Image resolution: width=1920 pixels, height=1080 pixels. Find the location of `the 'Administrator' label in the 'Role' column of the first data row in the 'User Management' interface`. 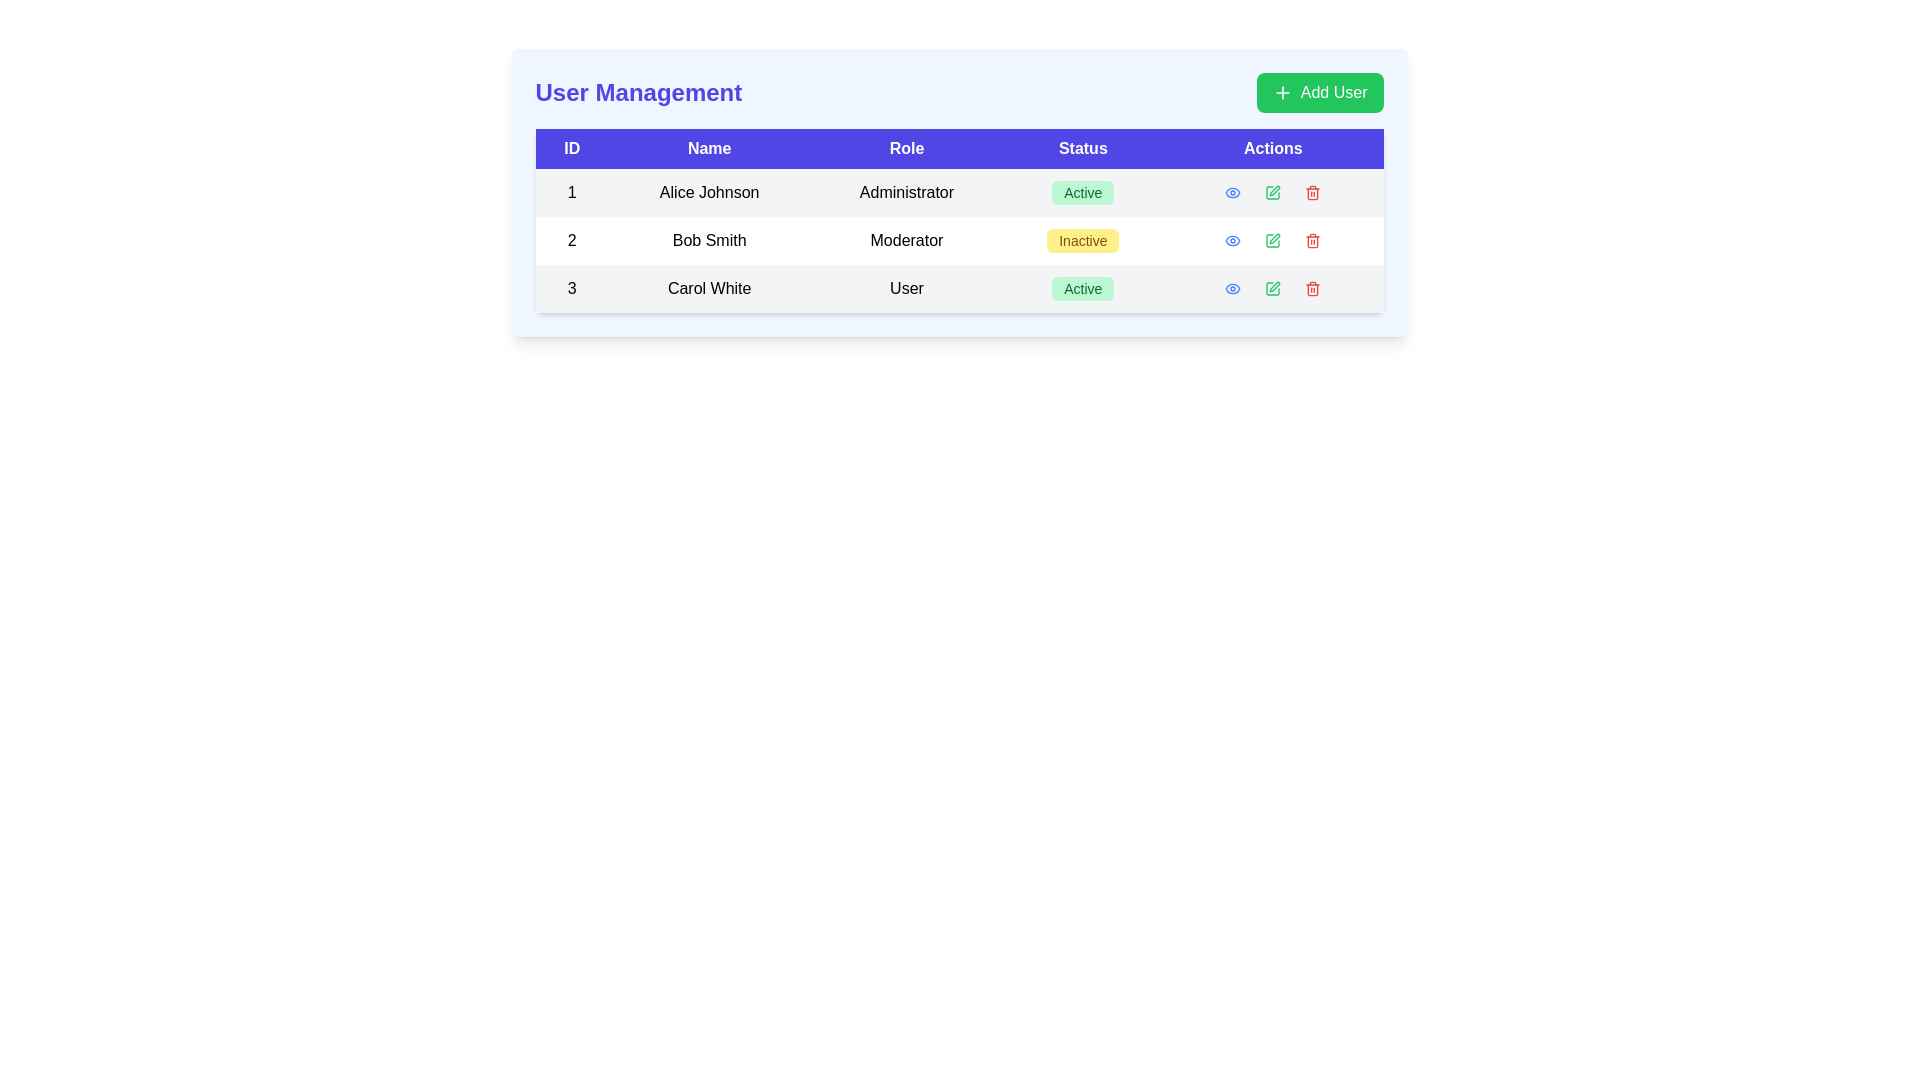

the 'Administrator' label in the 'Role' column of the first data row in the 'User Management' interface is located at coordinates (906, 192).